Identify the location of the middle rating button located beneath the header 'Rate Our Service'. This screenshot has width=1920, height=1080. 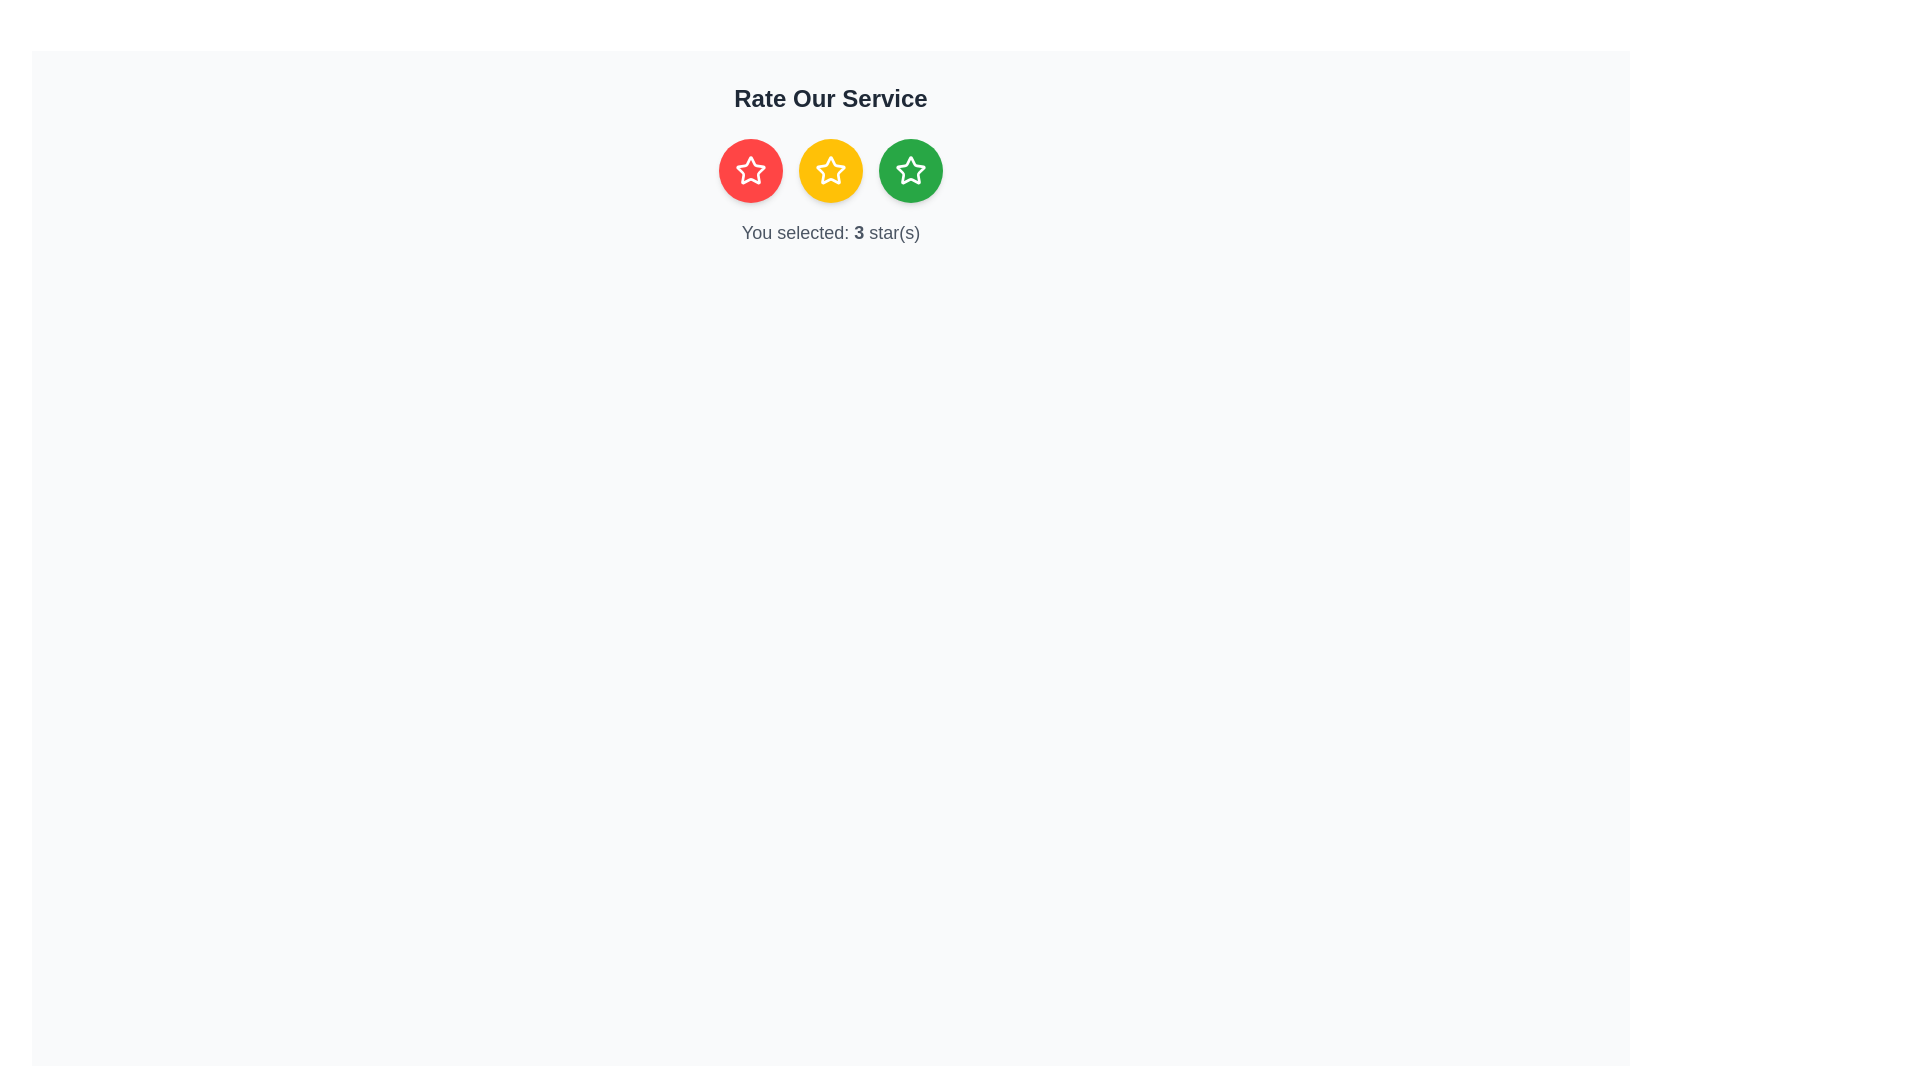
(830, 169).